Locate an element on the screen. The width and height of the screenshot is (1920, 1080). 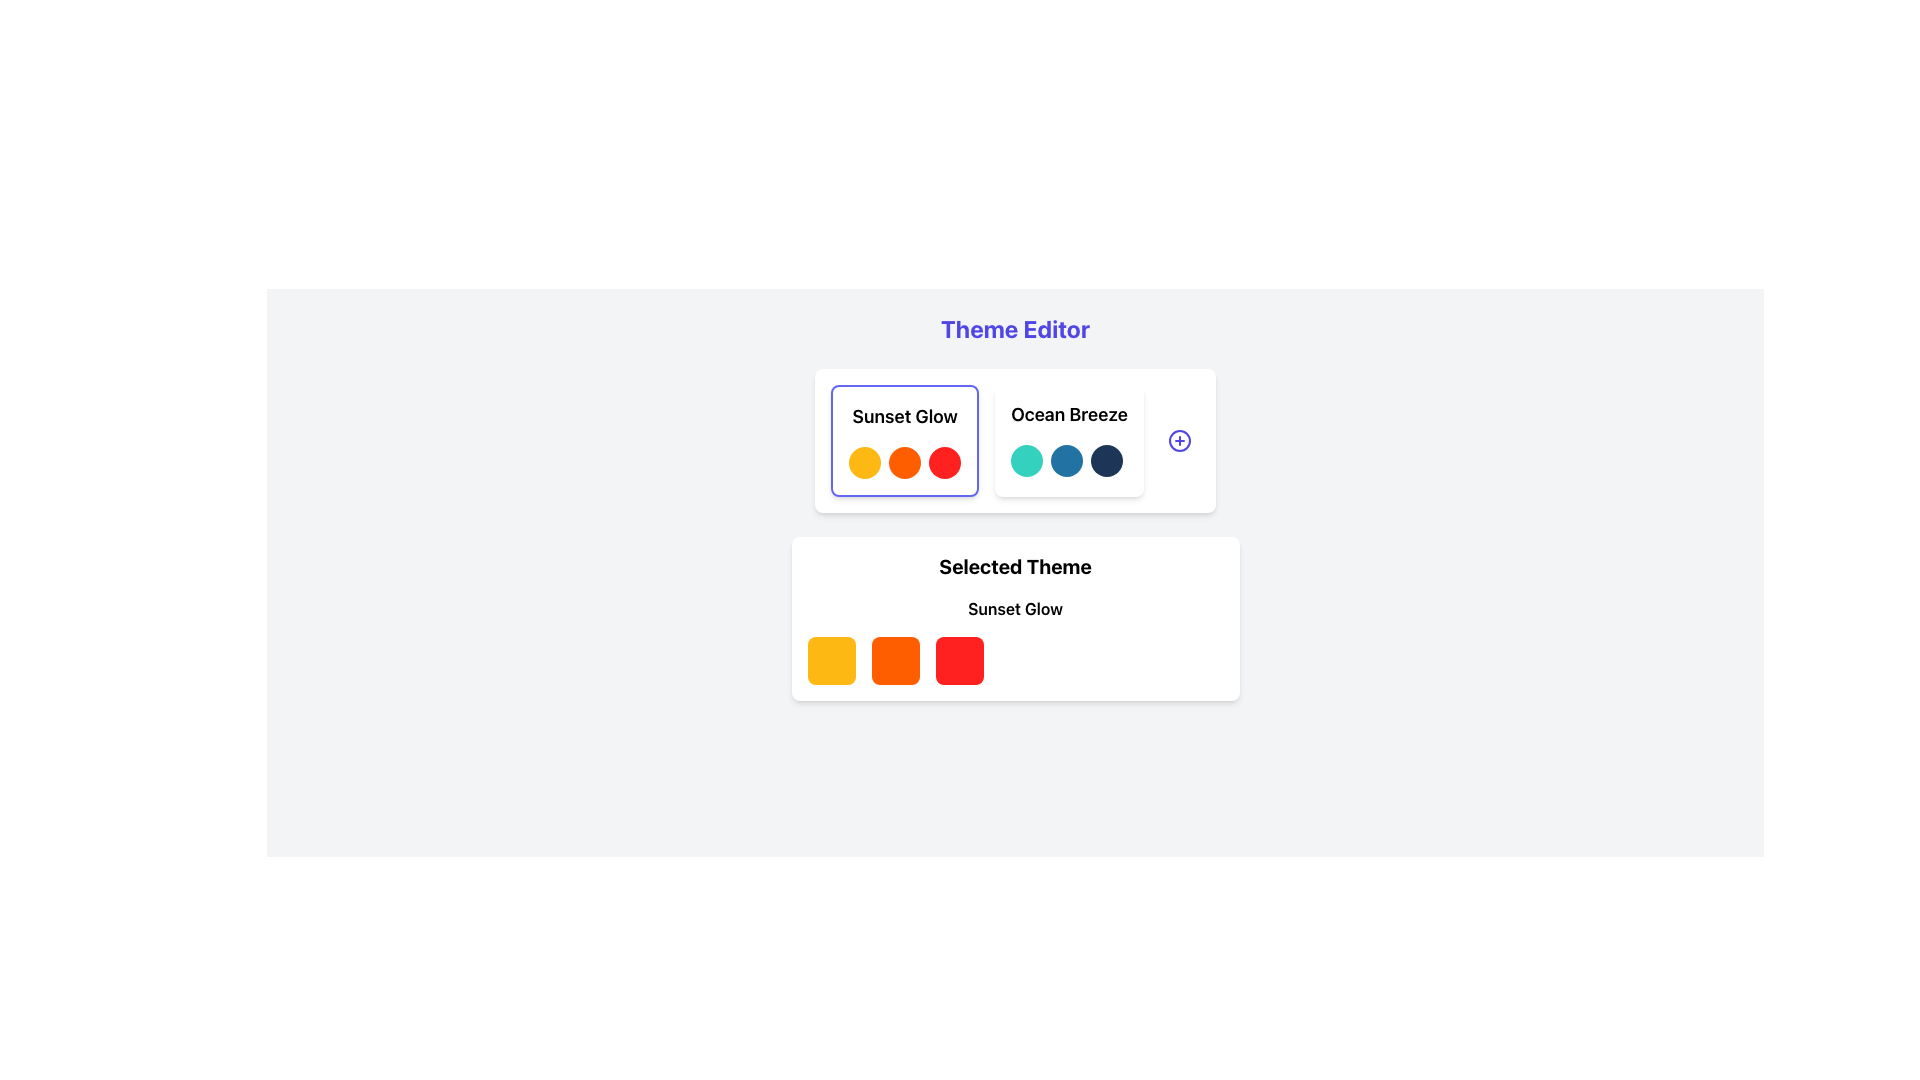
the bold indigo-colored text label that displays 'Theme Editor', which is located at the top-center of the main section of the interface is located at coordinates (1015, 327).